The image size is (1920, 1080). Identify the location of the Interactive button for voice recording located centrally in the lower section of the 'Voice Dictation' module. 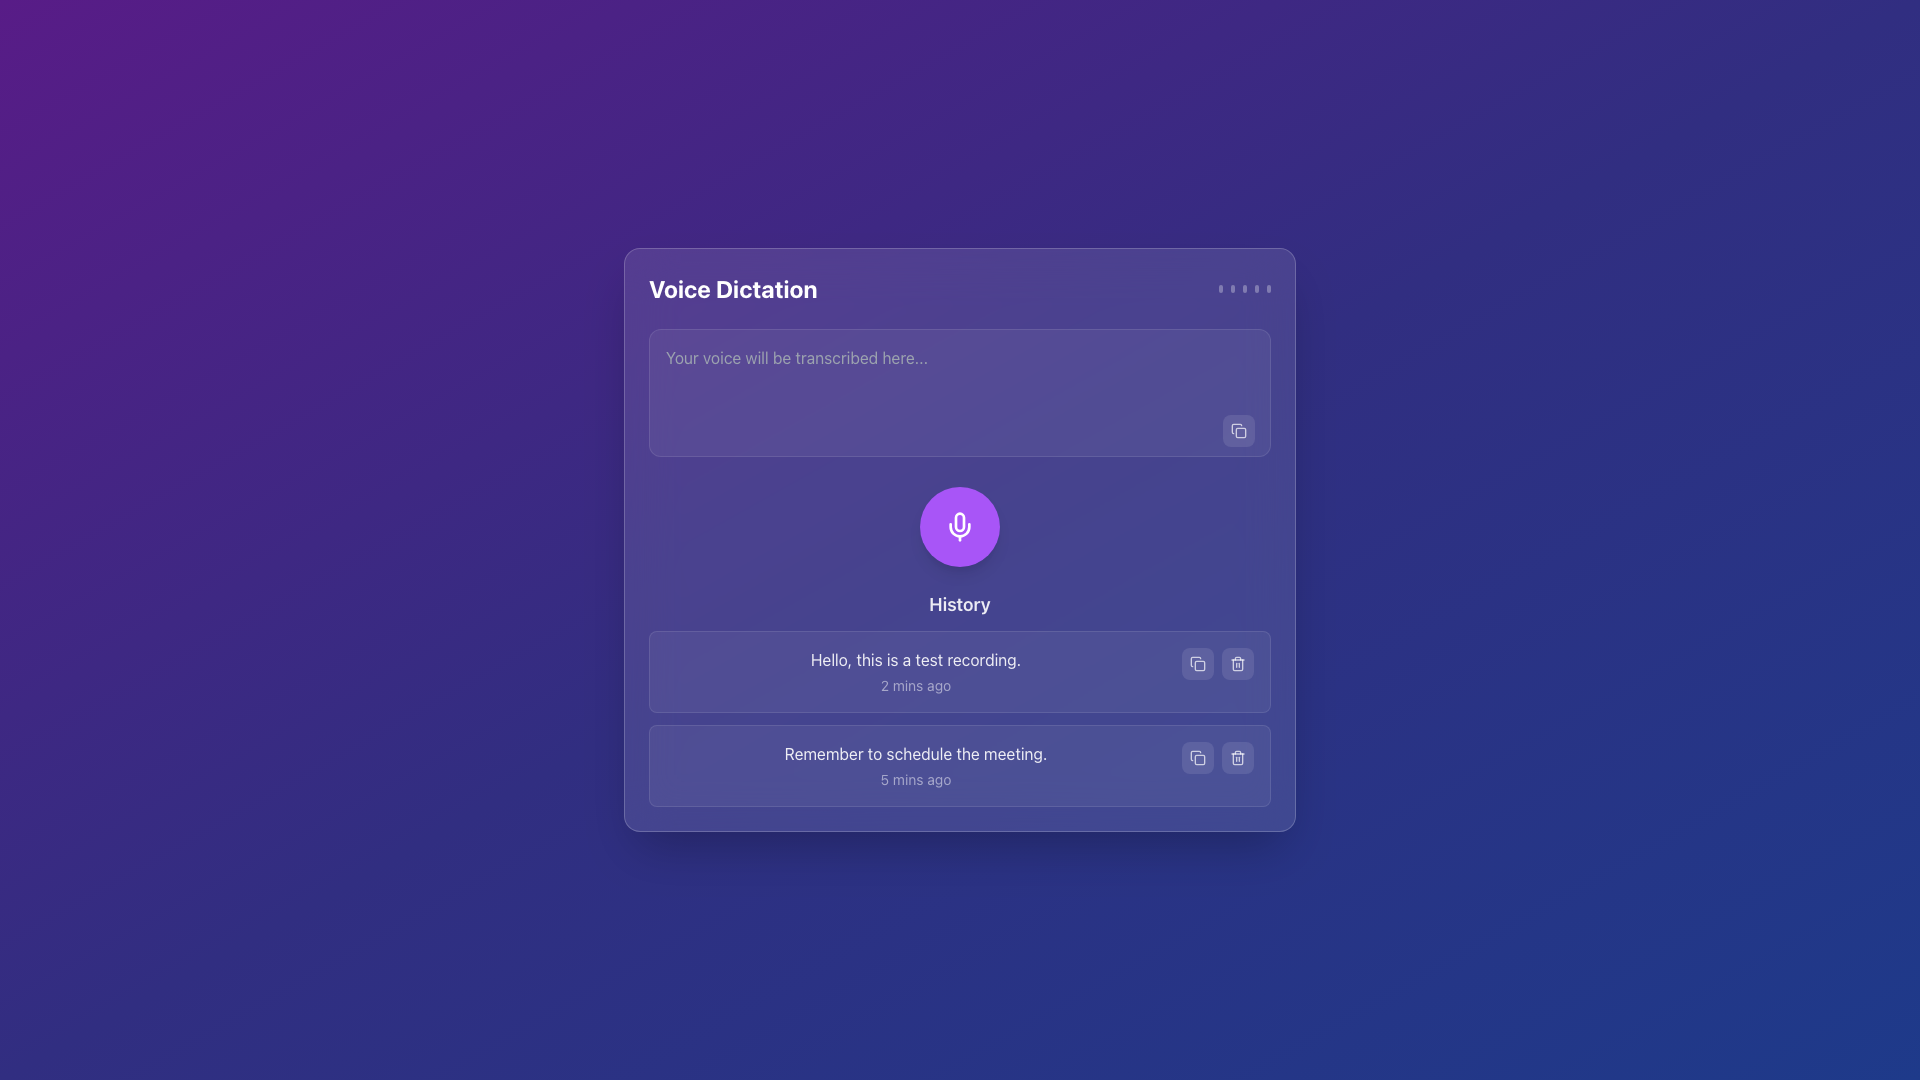
(960, 526).